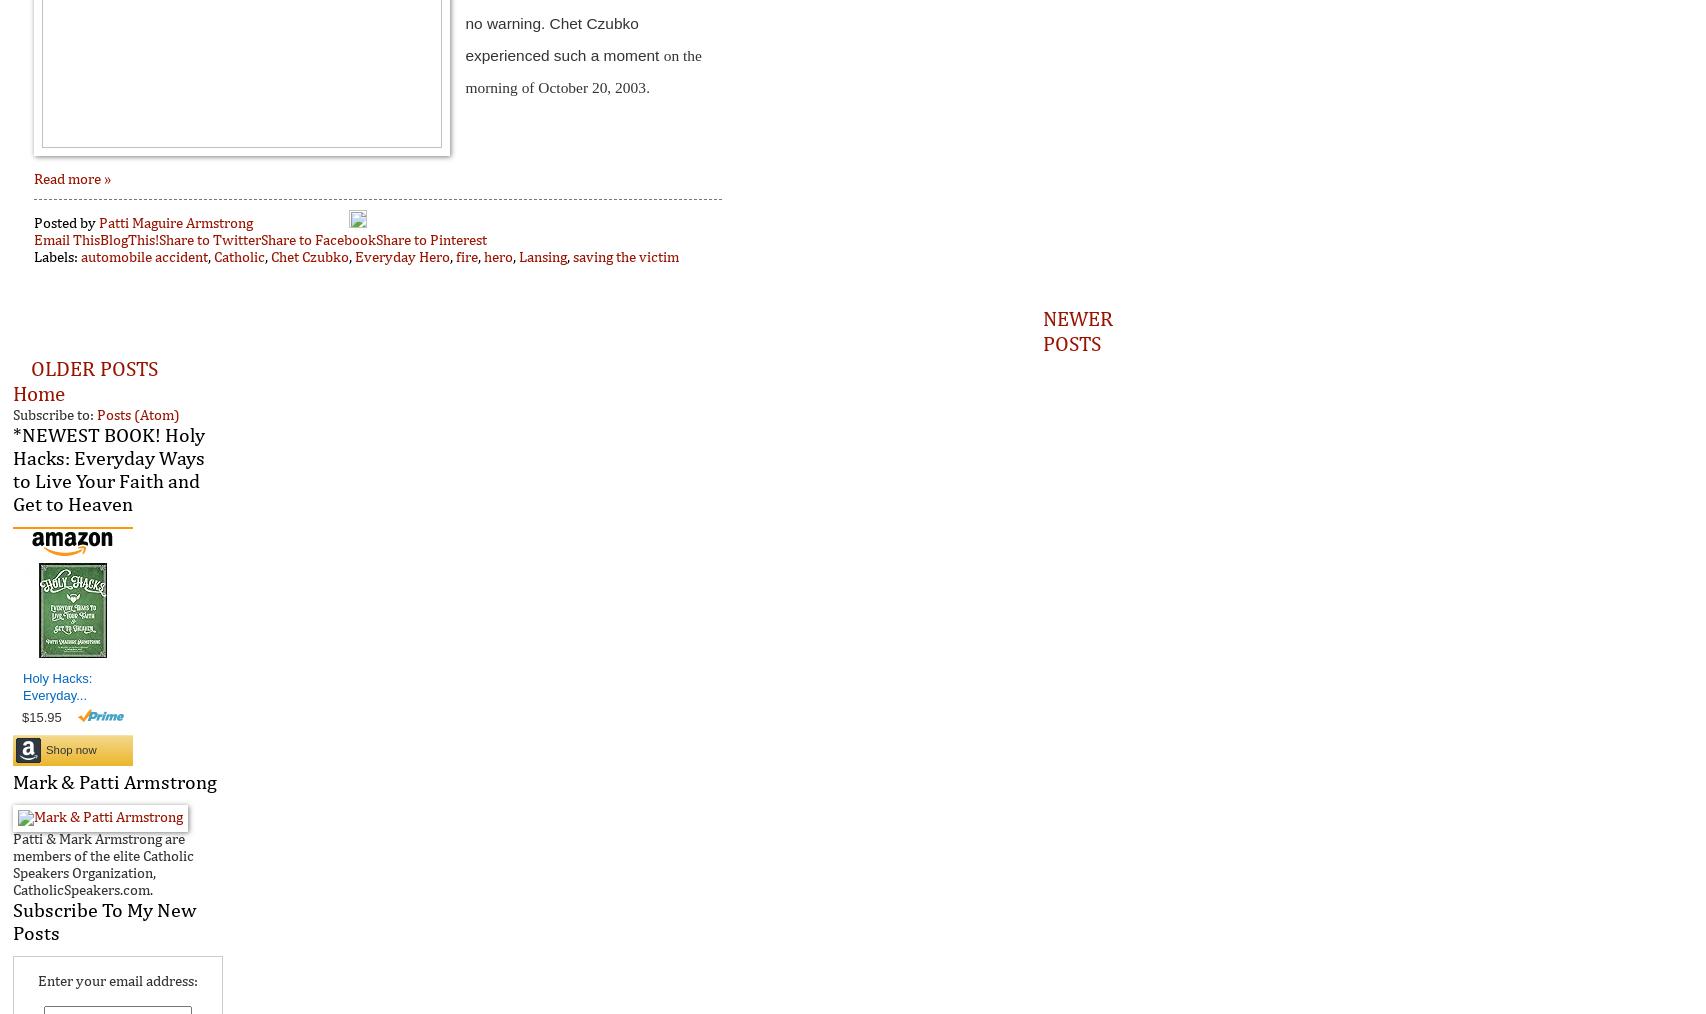 This screenshot has height=1014, width=1706. What do you see at coordinates (624, 257) in the screenshot?
I see `'saving the victim'` at bounding box center [624, 257].